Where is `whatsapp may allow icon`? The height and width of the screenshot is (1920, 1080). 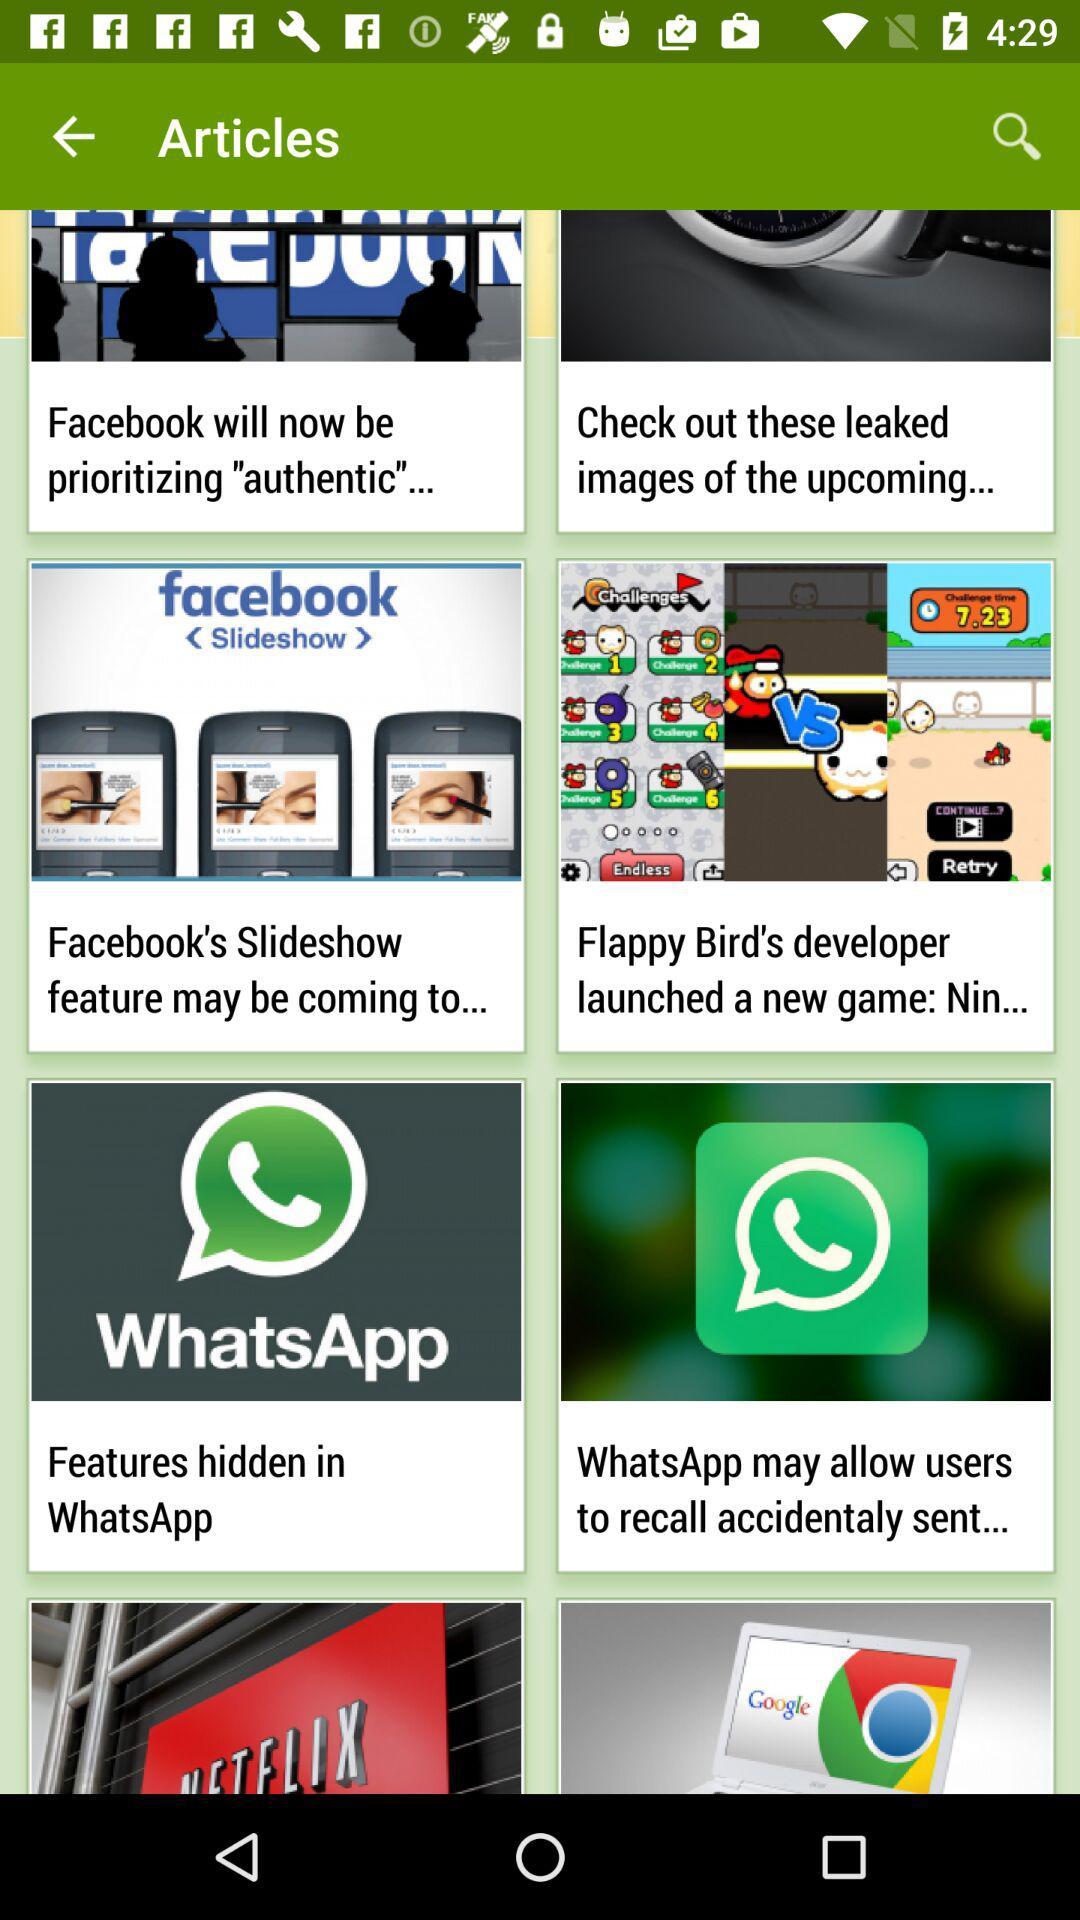 whatsapp may allow icon is located at coordinates (804, 1484).